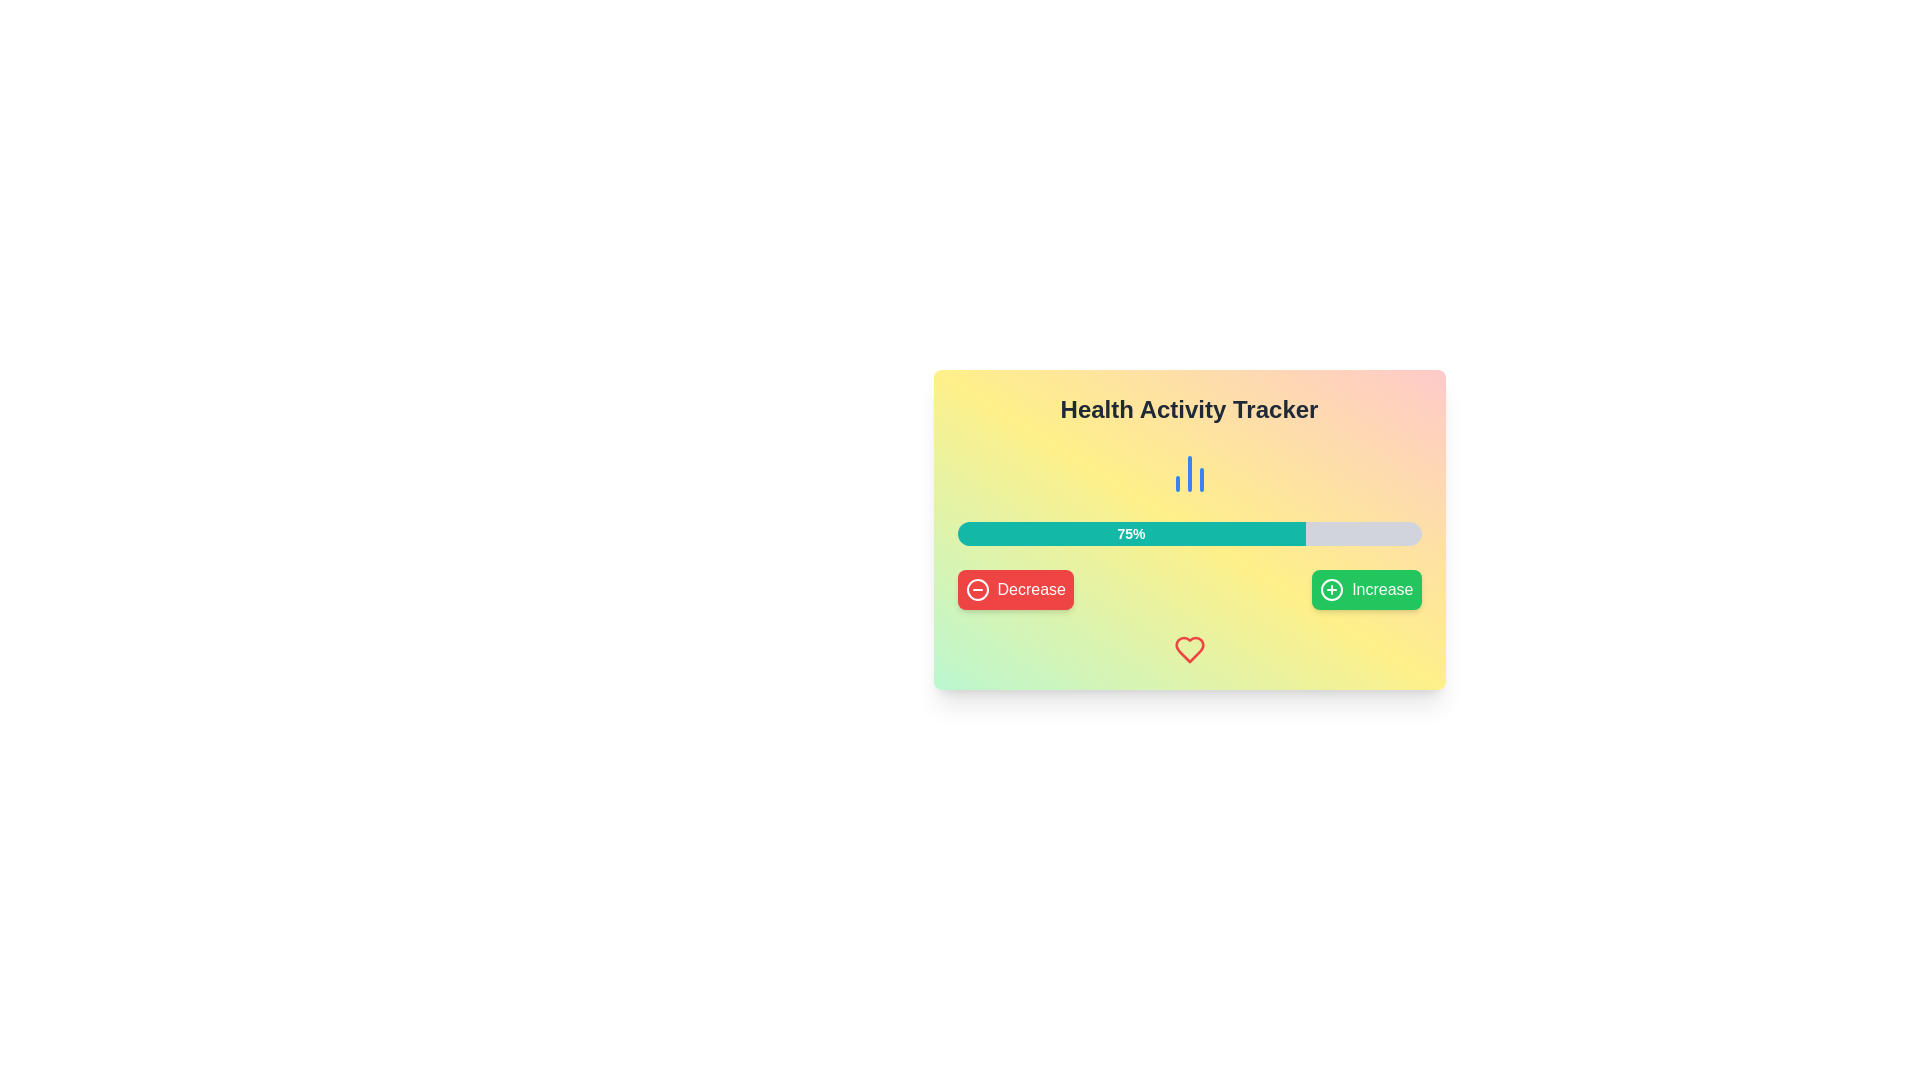 This screenshot has width=1920, height=1080. I want to click on the progress bar indicating 75% completion in the 'Health Activity Tracker' interface, so click(1189, 532).